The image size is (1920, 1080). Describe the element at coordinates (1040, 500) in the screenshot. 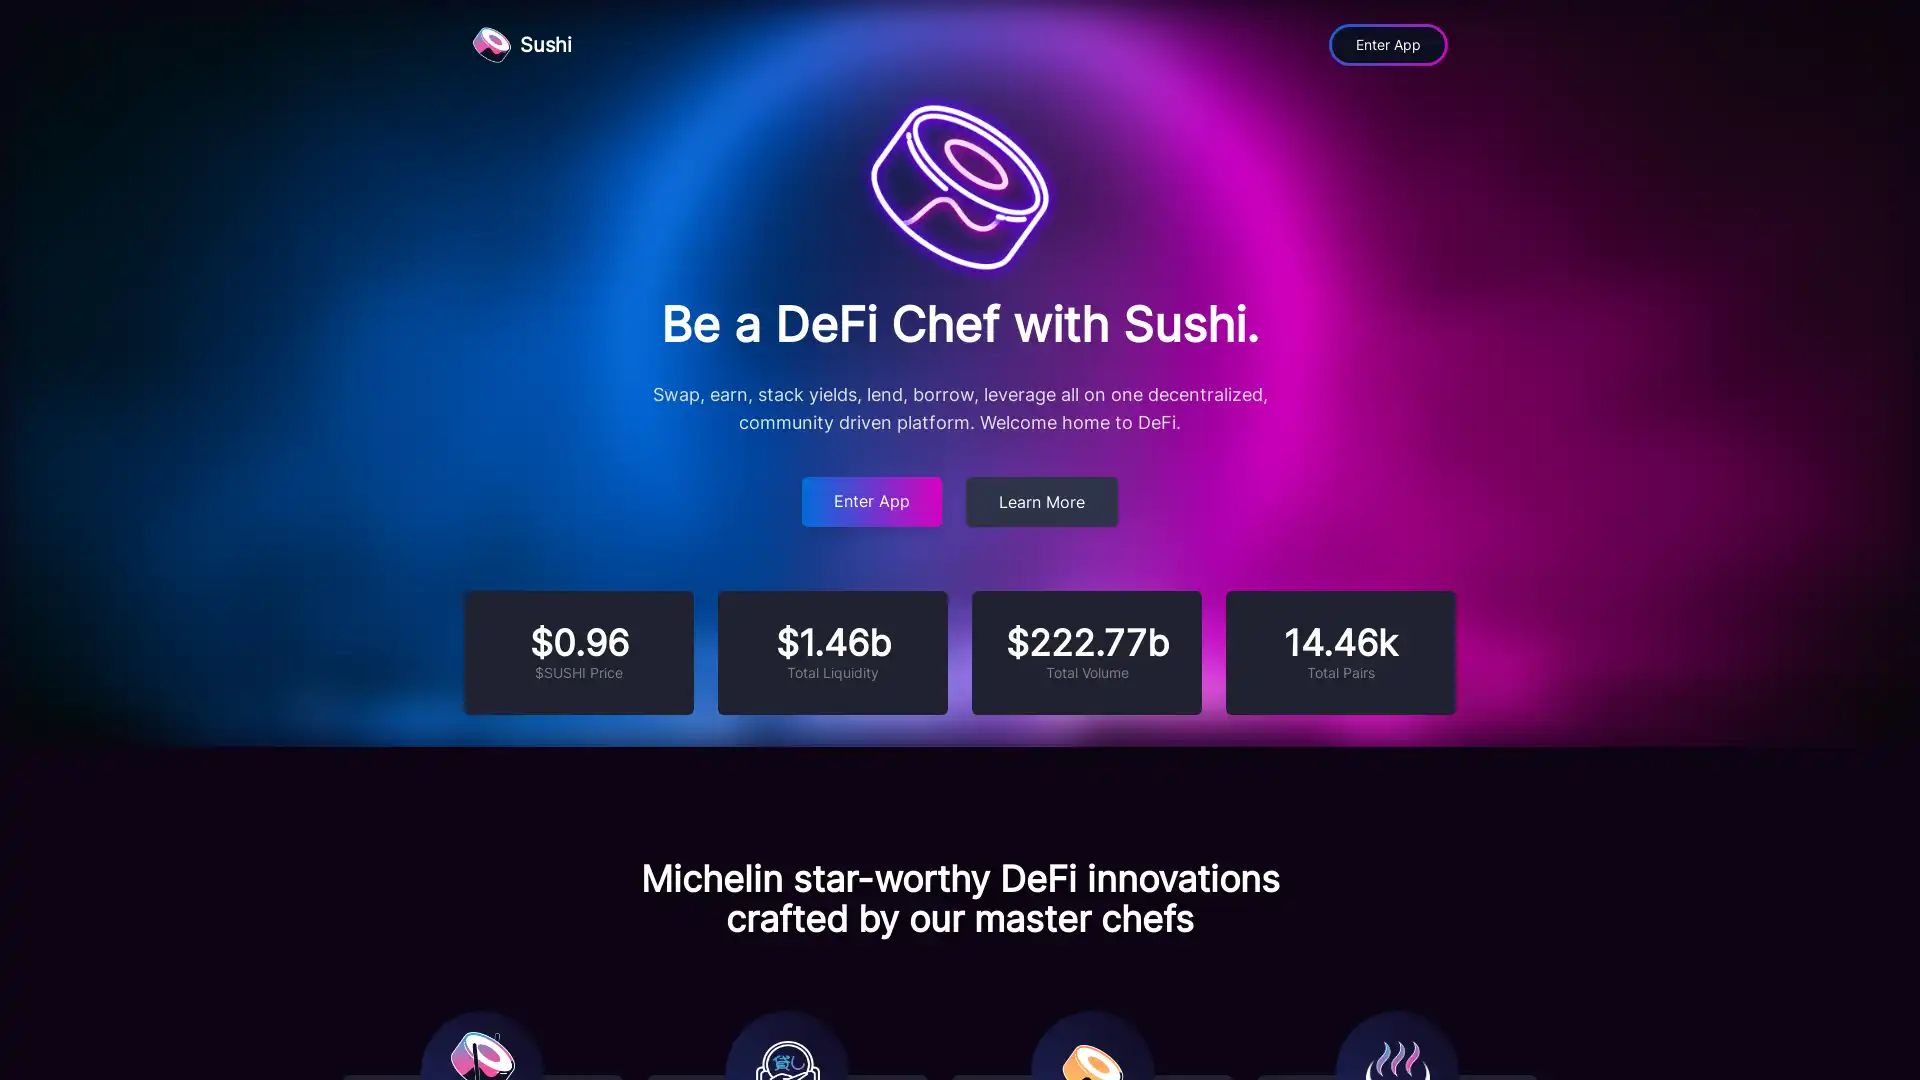

I see `Learn More` at that location.